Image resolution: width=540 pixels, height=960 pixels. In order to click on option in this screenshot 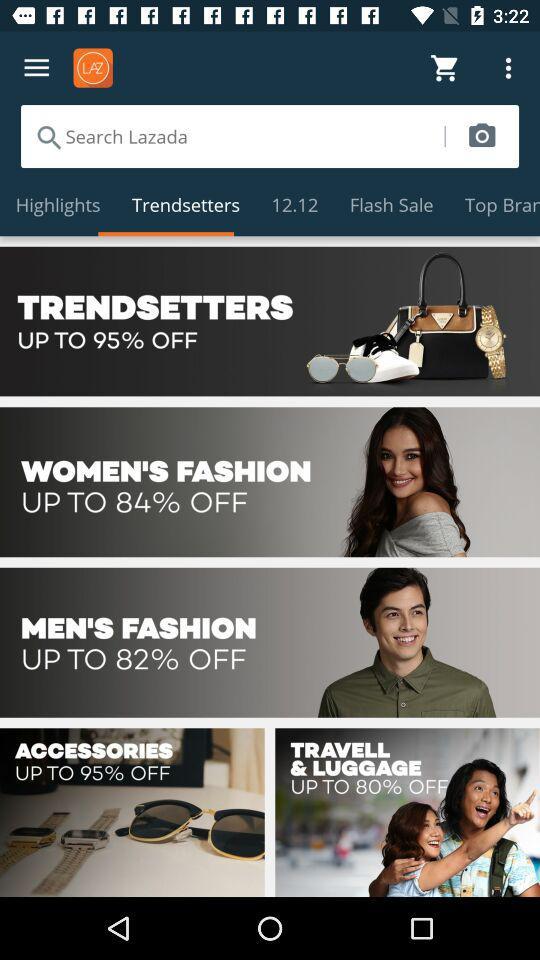, I will do `click(270, 481)`.